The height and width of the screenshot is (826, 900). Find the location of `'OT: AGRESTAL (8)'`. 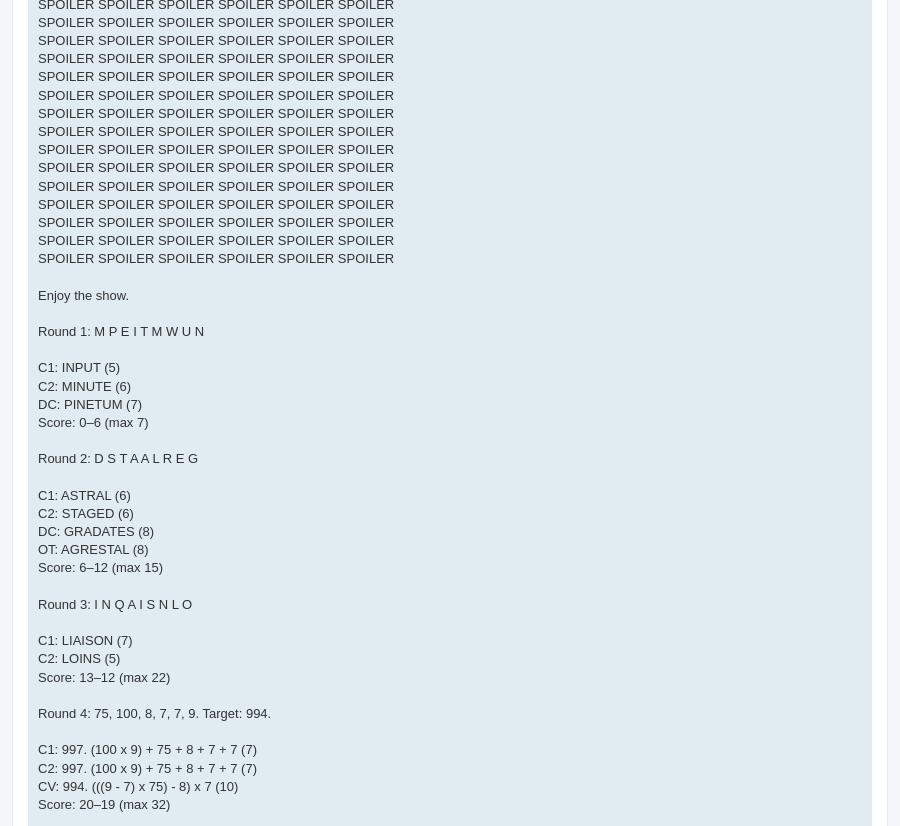

'OT: AGRESTAL (8)' is located at coordinates (91, 549).